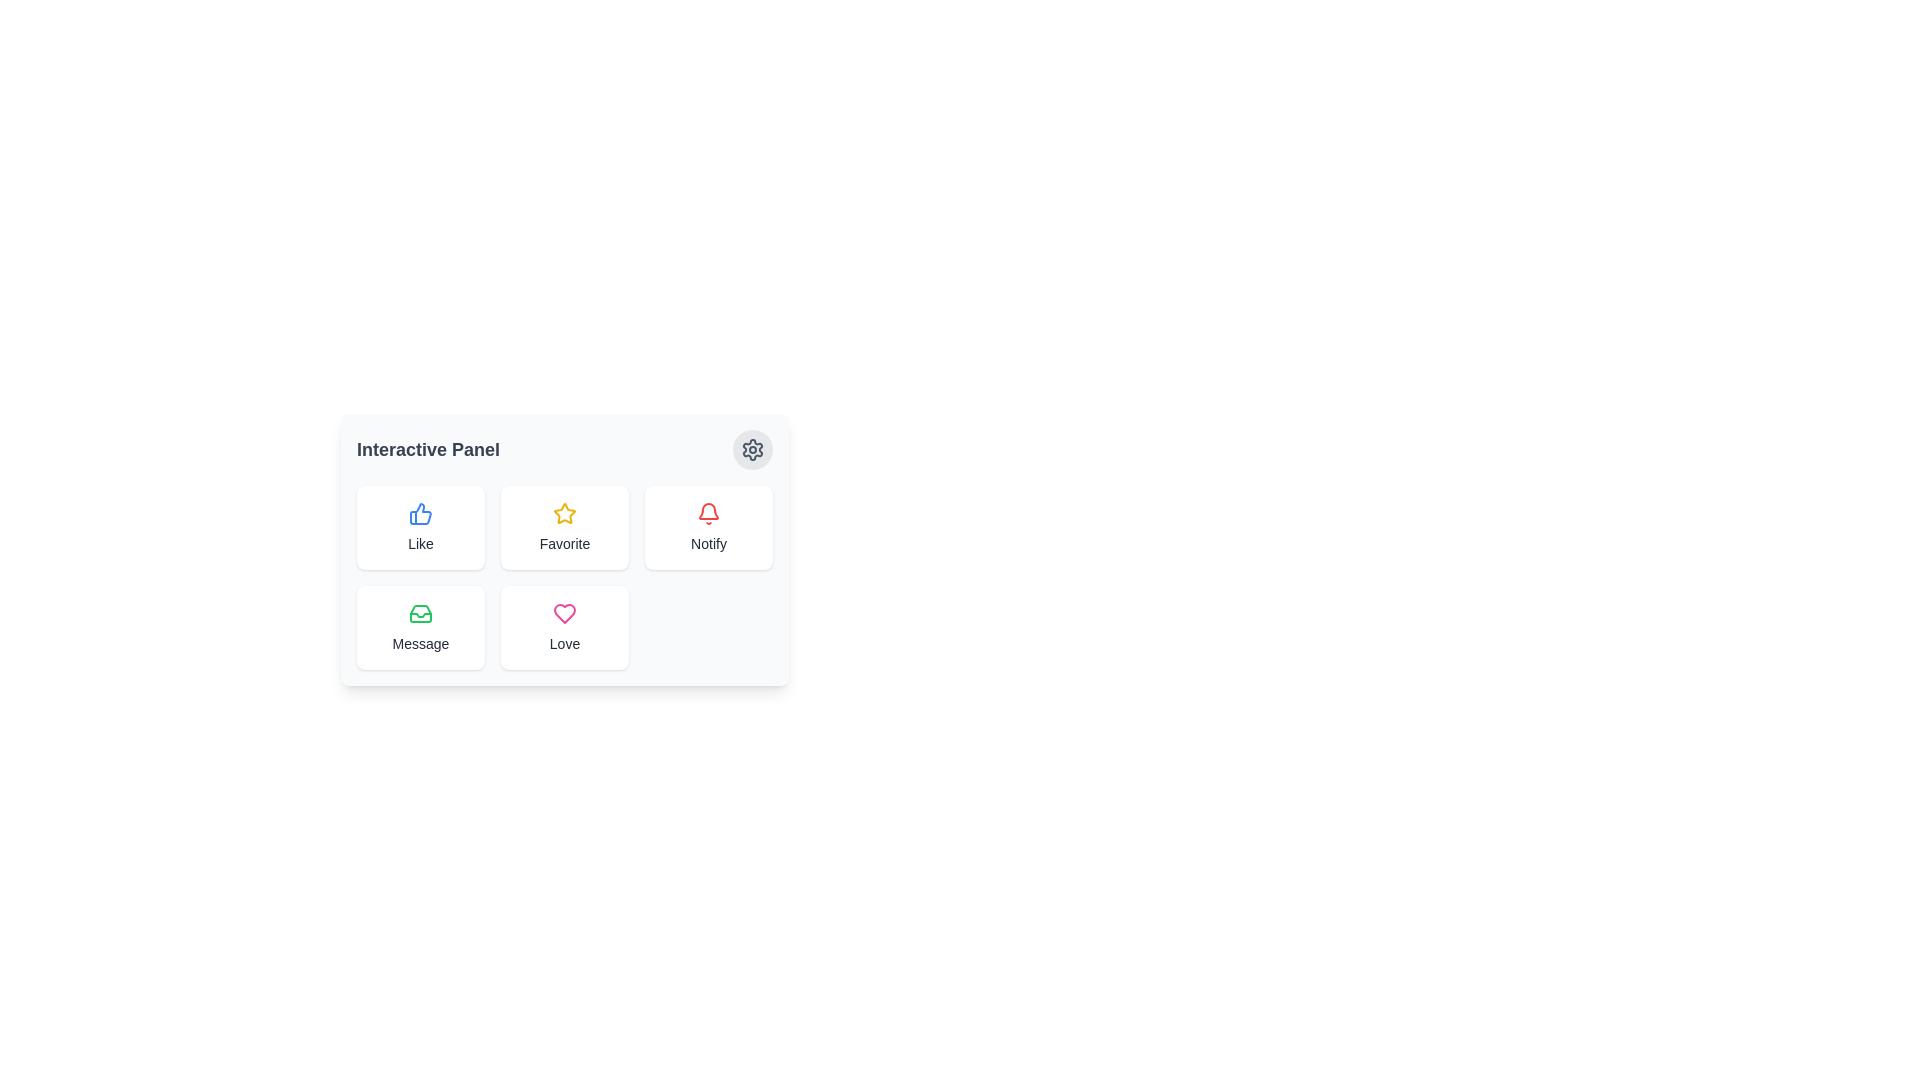 Image resolution: width=1920 pixels, height=1080 pixels. What do you see at coordinates (752, 450) in the screenshot?
I see `the gear-shaped icon located at the top-right corner of the 'Interactive Panel'` at bounding box center [752, 450].